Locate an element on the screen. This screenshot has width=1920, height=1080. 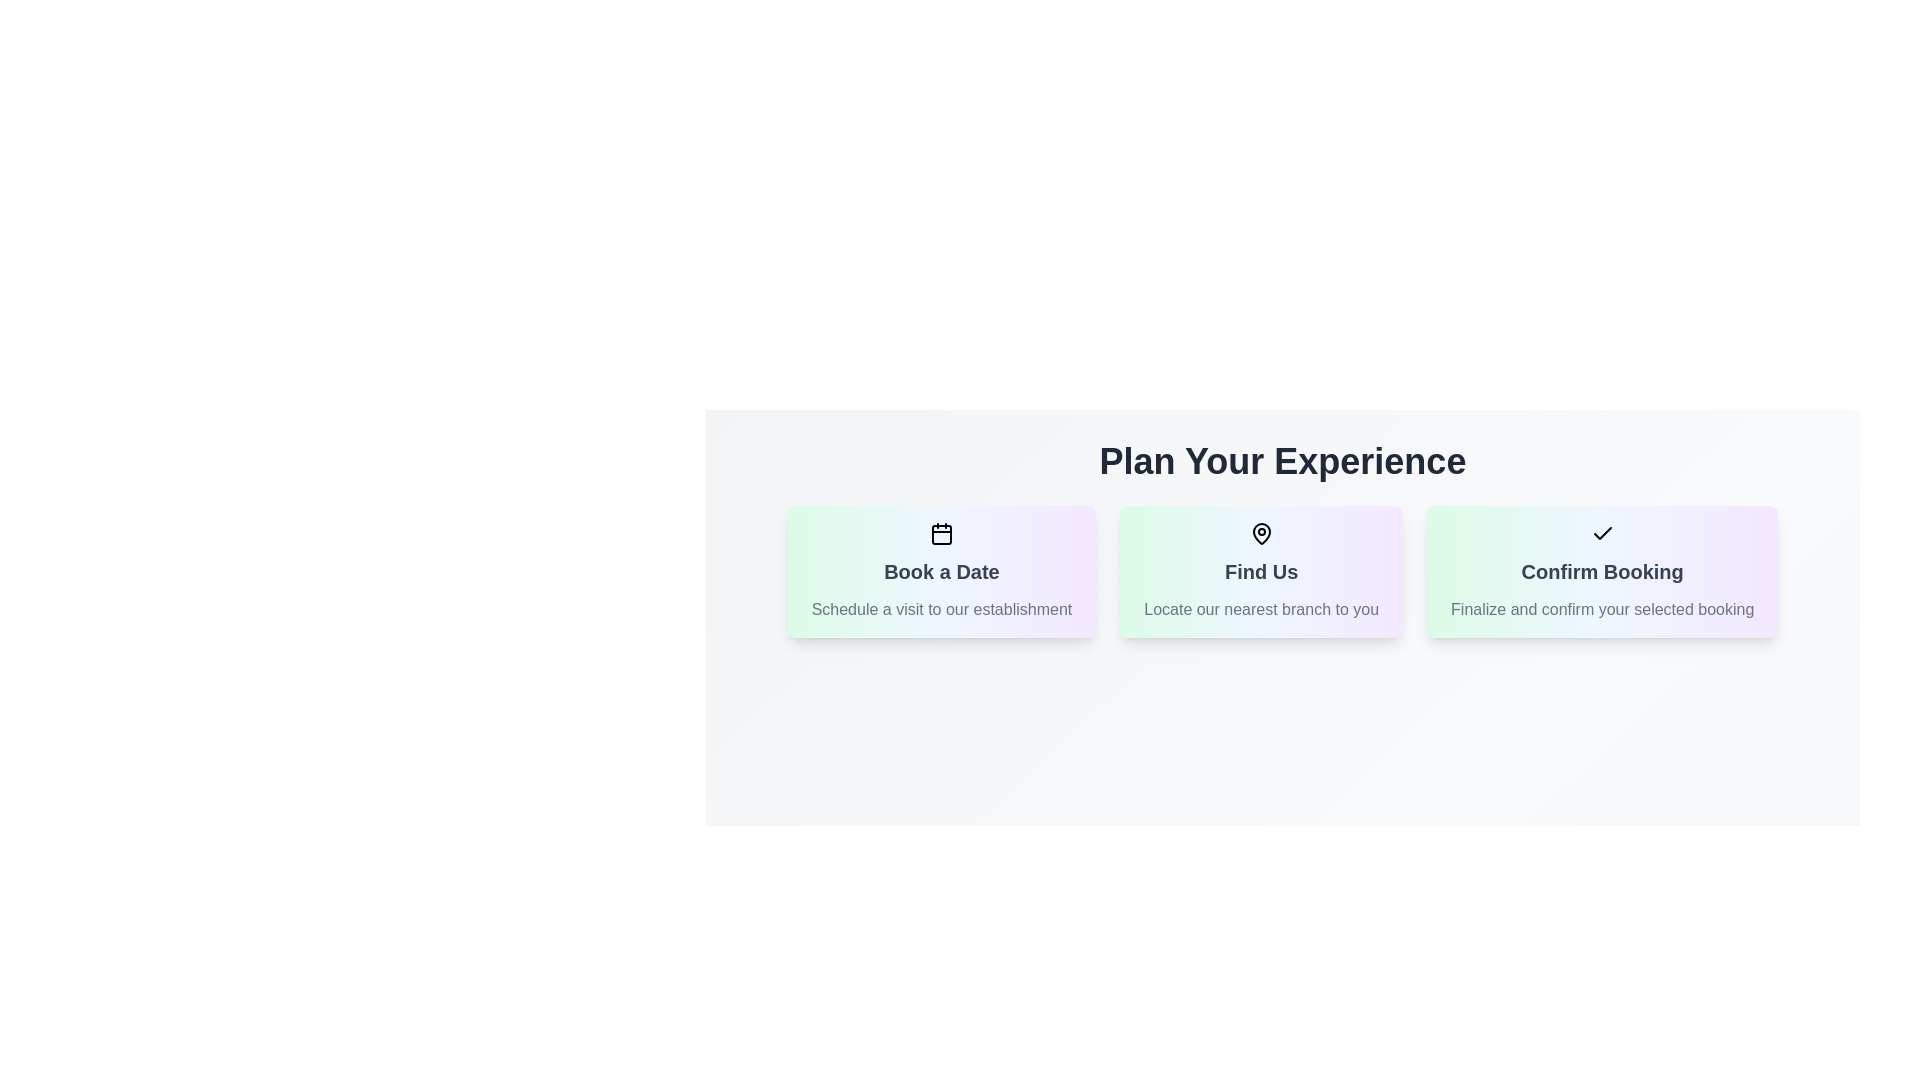
the 'Find Us' text label, which is styled in bold and located in the center card of the three-card layout is located at coordinates (1260, 571).